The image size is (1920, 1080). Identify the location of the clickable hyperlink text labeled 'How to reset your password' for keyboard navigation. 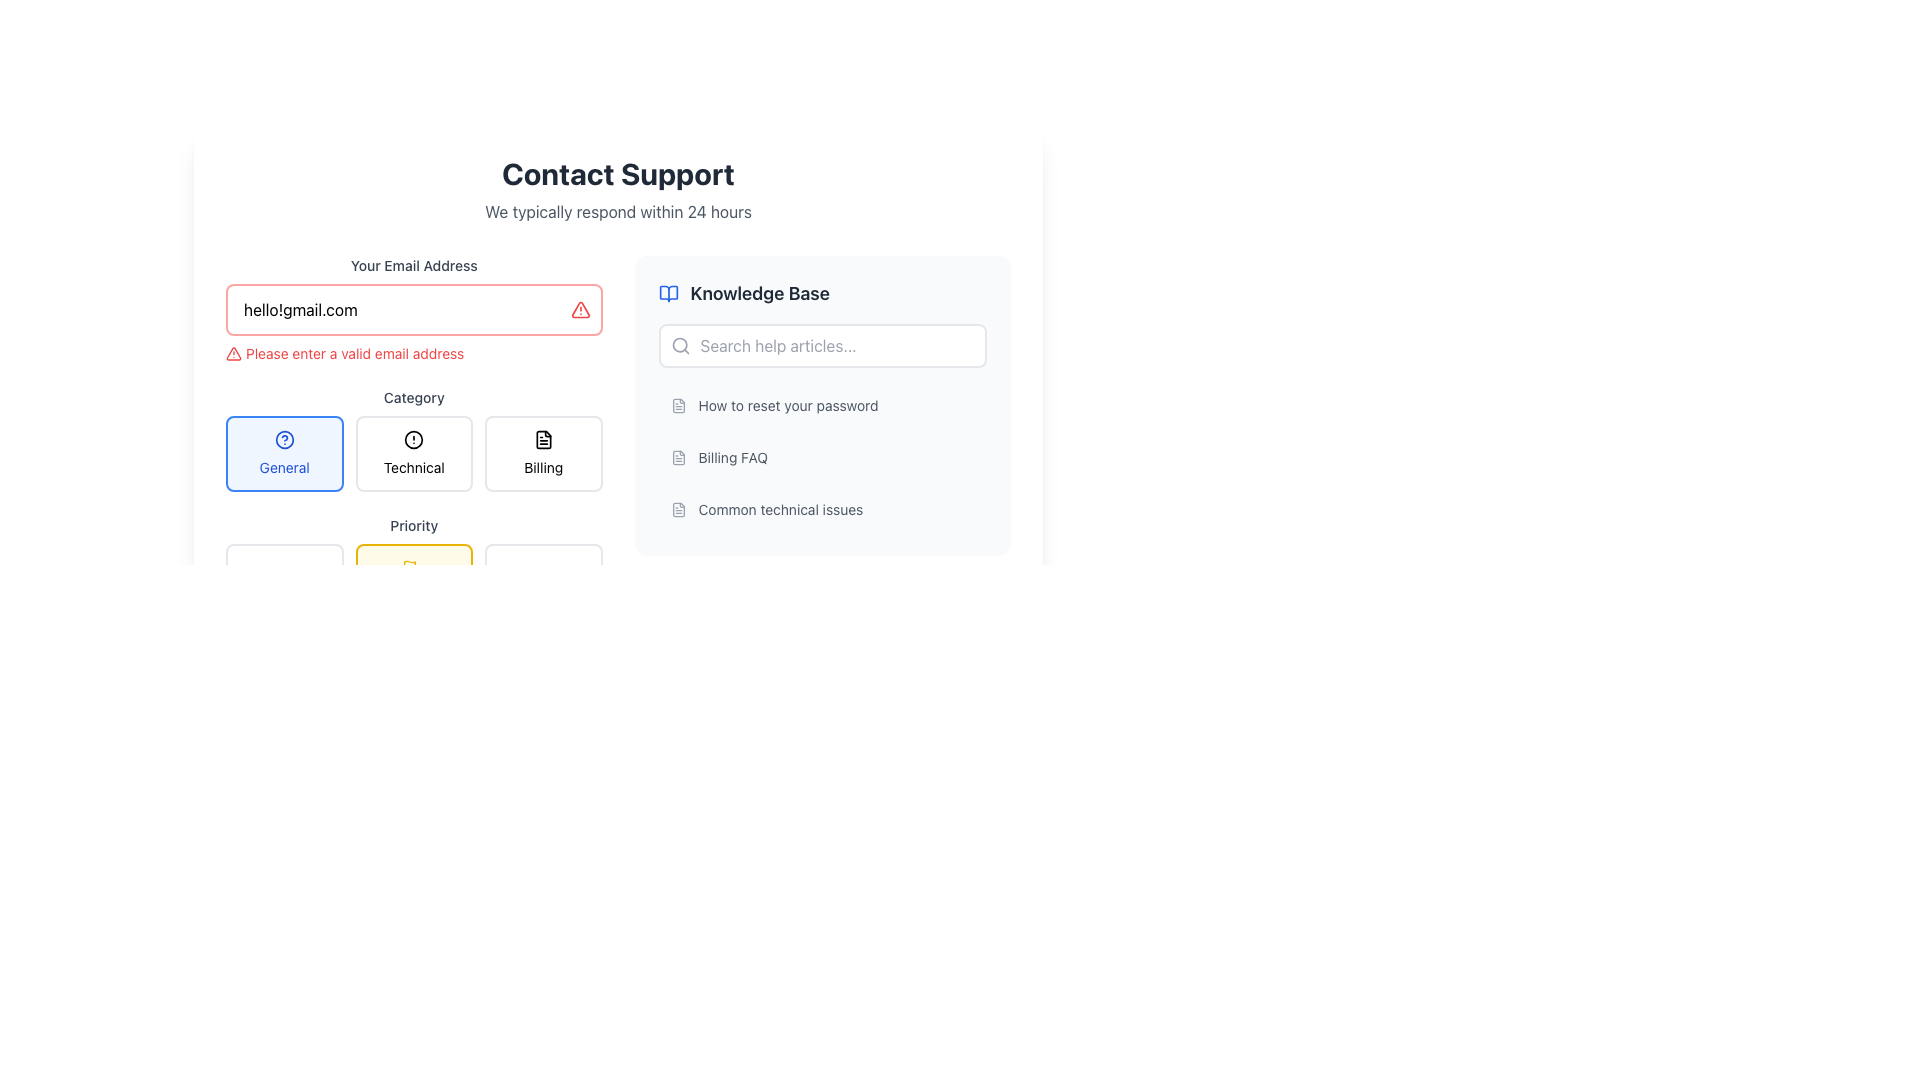
(822, 405).